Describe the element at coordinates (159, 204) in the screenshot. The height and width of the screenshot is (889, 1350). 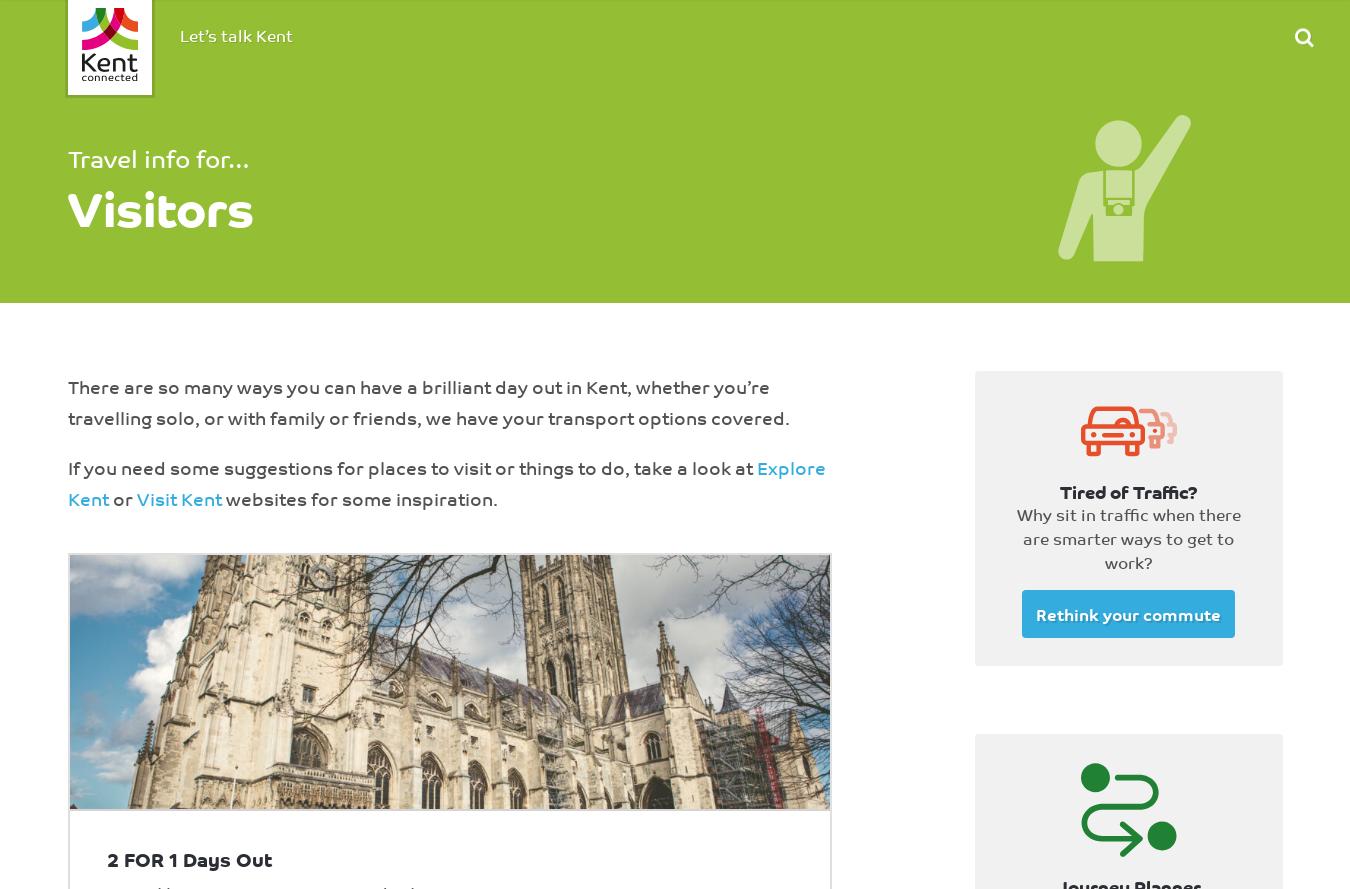
I see `'Visitors'` at that location.